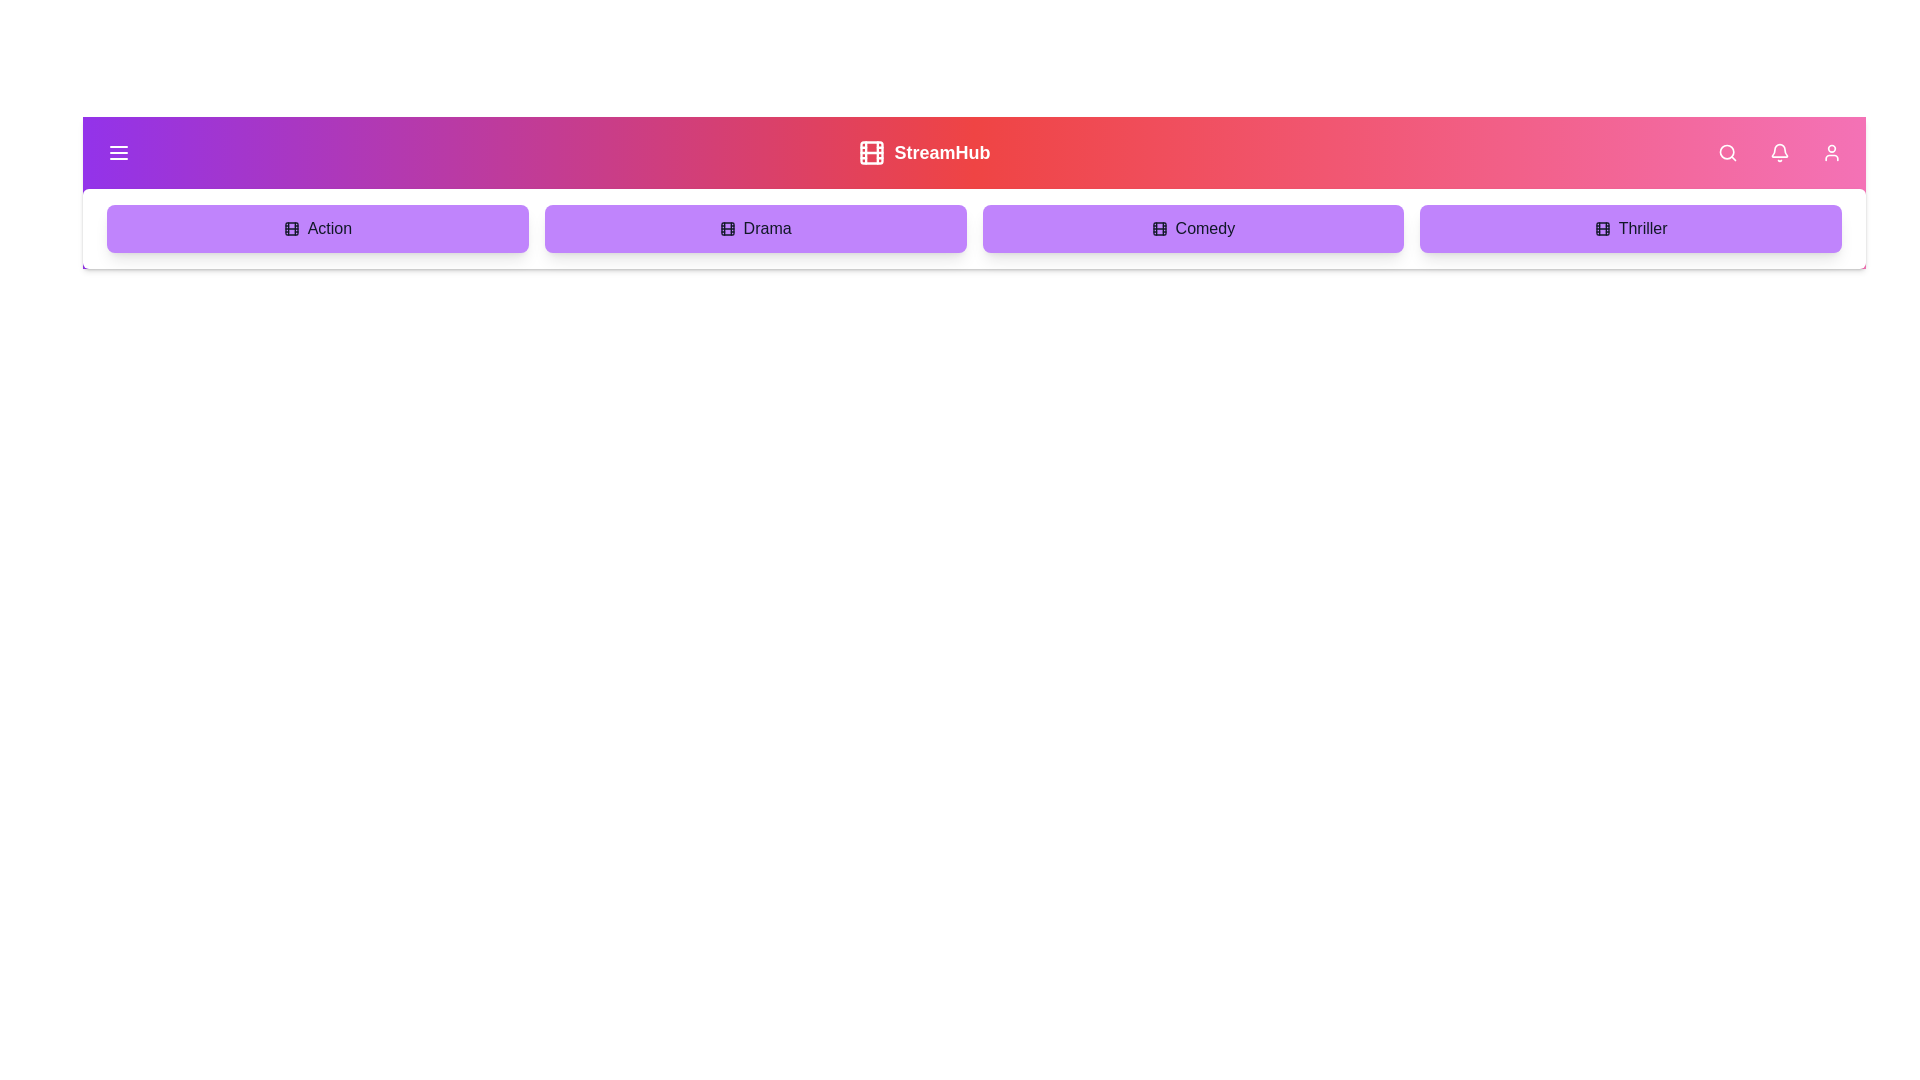 This screenshot has height=1080, width=1920. What do you see at coordinates (1832, 152) in the screenshot?
I see `the user profile icon button` at bounding box center [1832, 152].